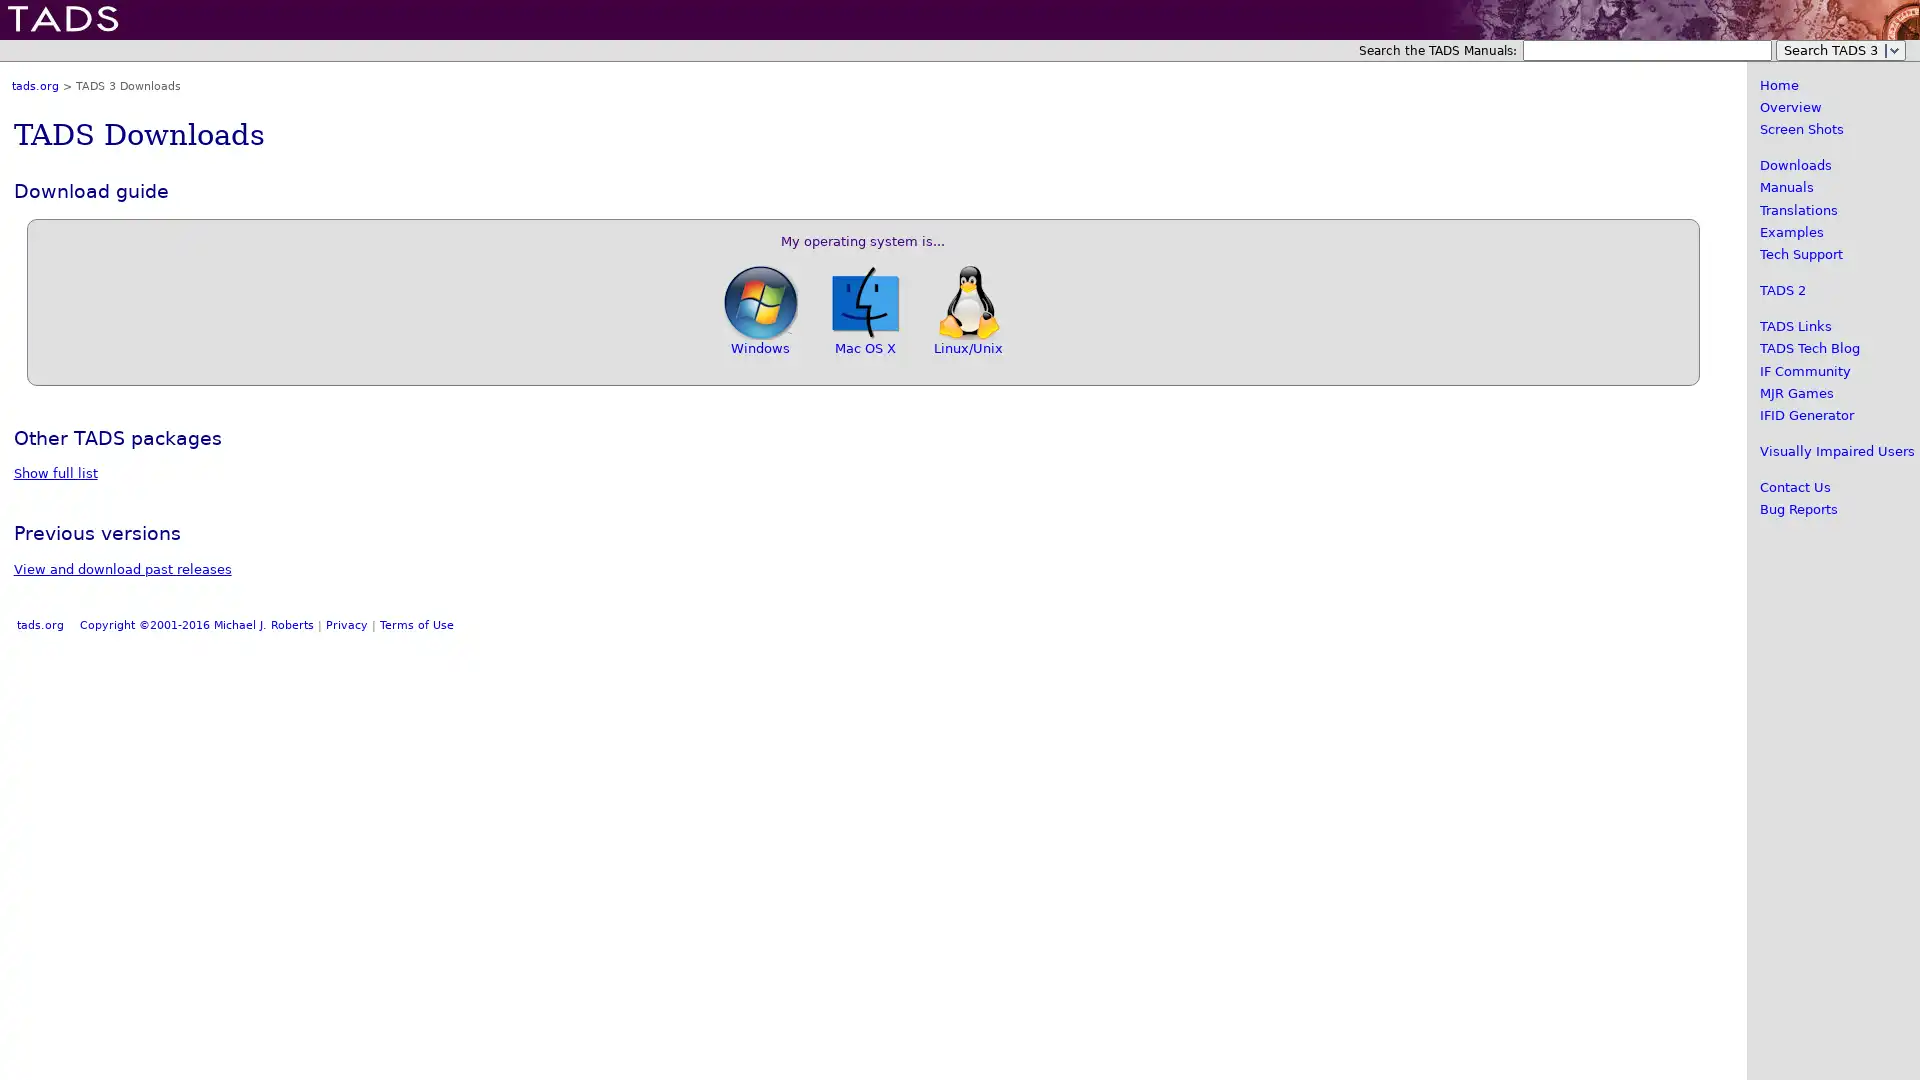  I want to click on Search TADS 3, so click(1840, 49).